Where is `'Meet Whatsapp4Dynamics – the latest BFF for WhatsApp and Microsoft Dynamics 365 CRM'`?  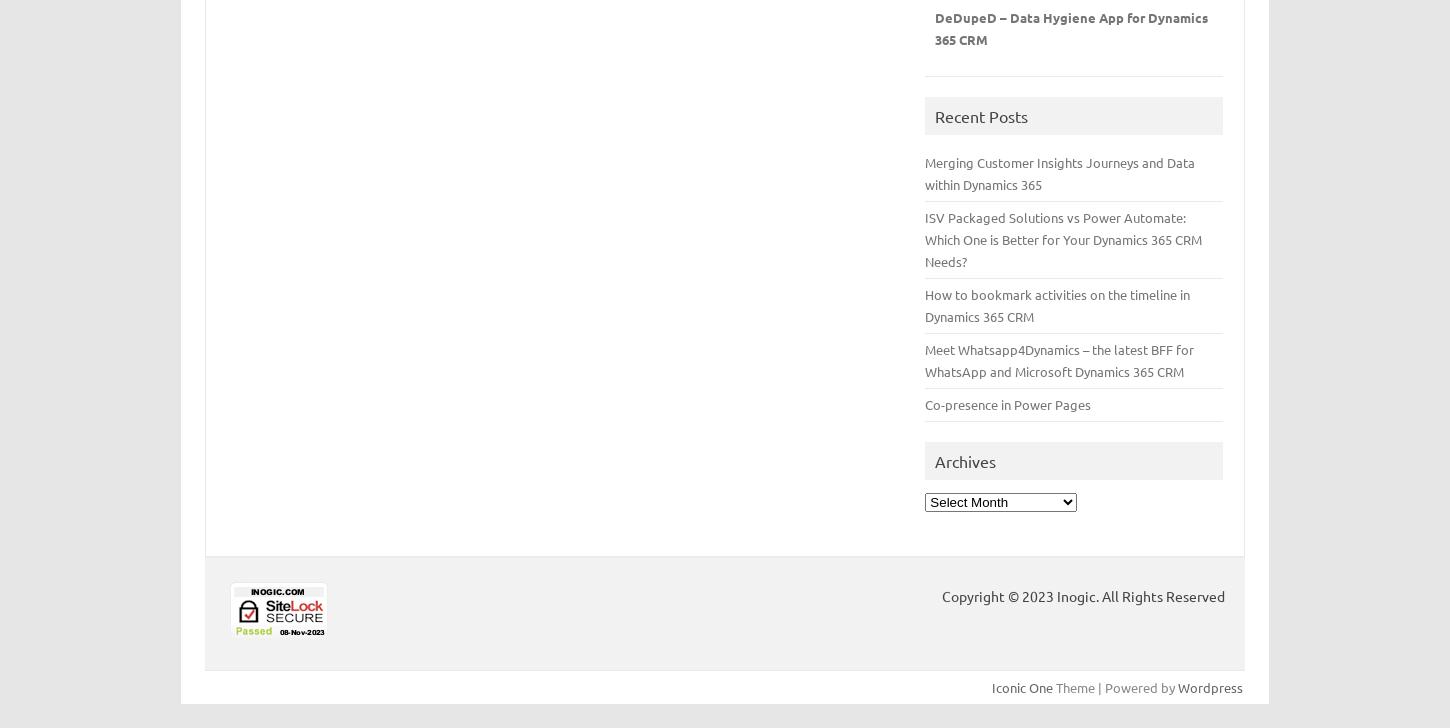 'Meet Whatsapp4Dynamics – the latest BFF for WhatsApp and Microsoft Dynamics 365 CRM' is located at coordinates (923, 359).